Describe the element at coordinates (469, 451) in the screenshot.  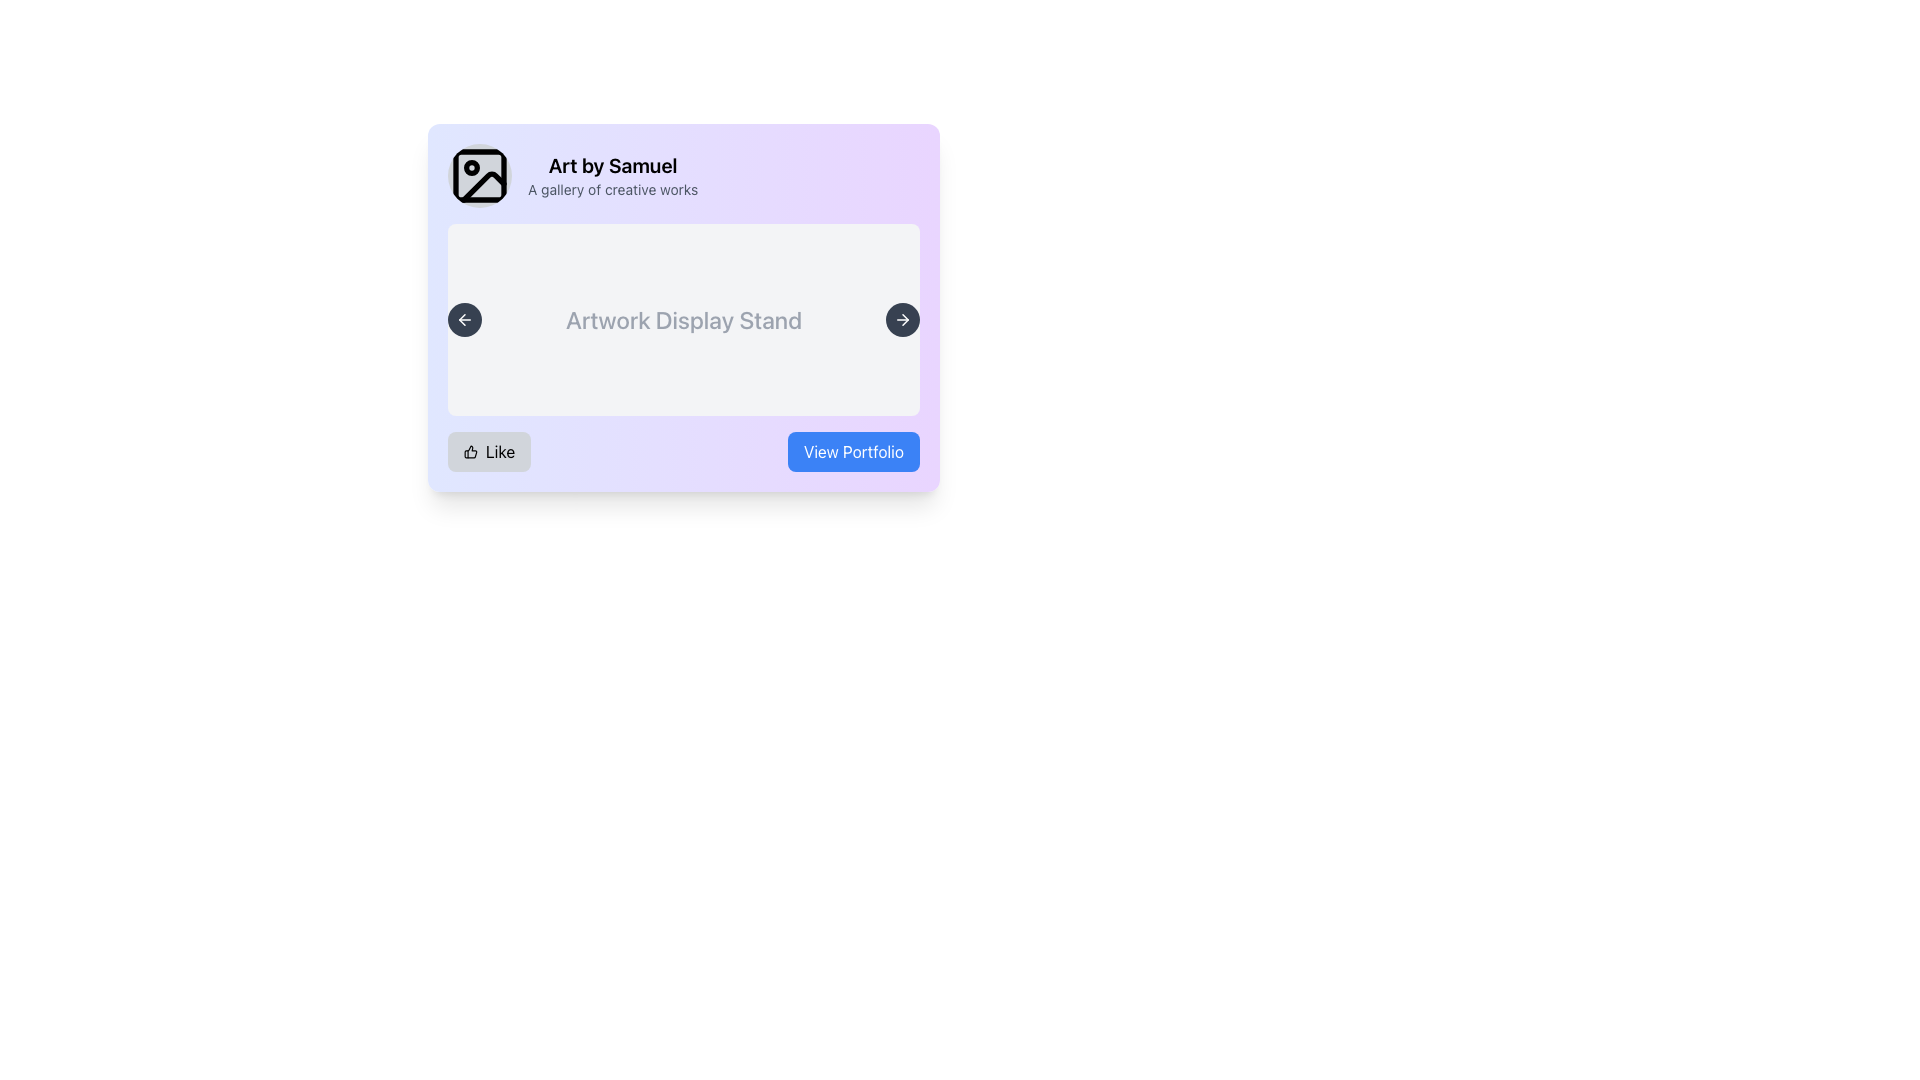
I see `the 'Like' icon located at the bottom-left area of the card component, which visually represents the functionality of liking or approving content` at that location.